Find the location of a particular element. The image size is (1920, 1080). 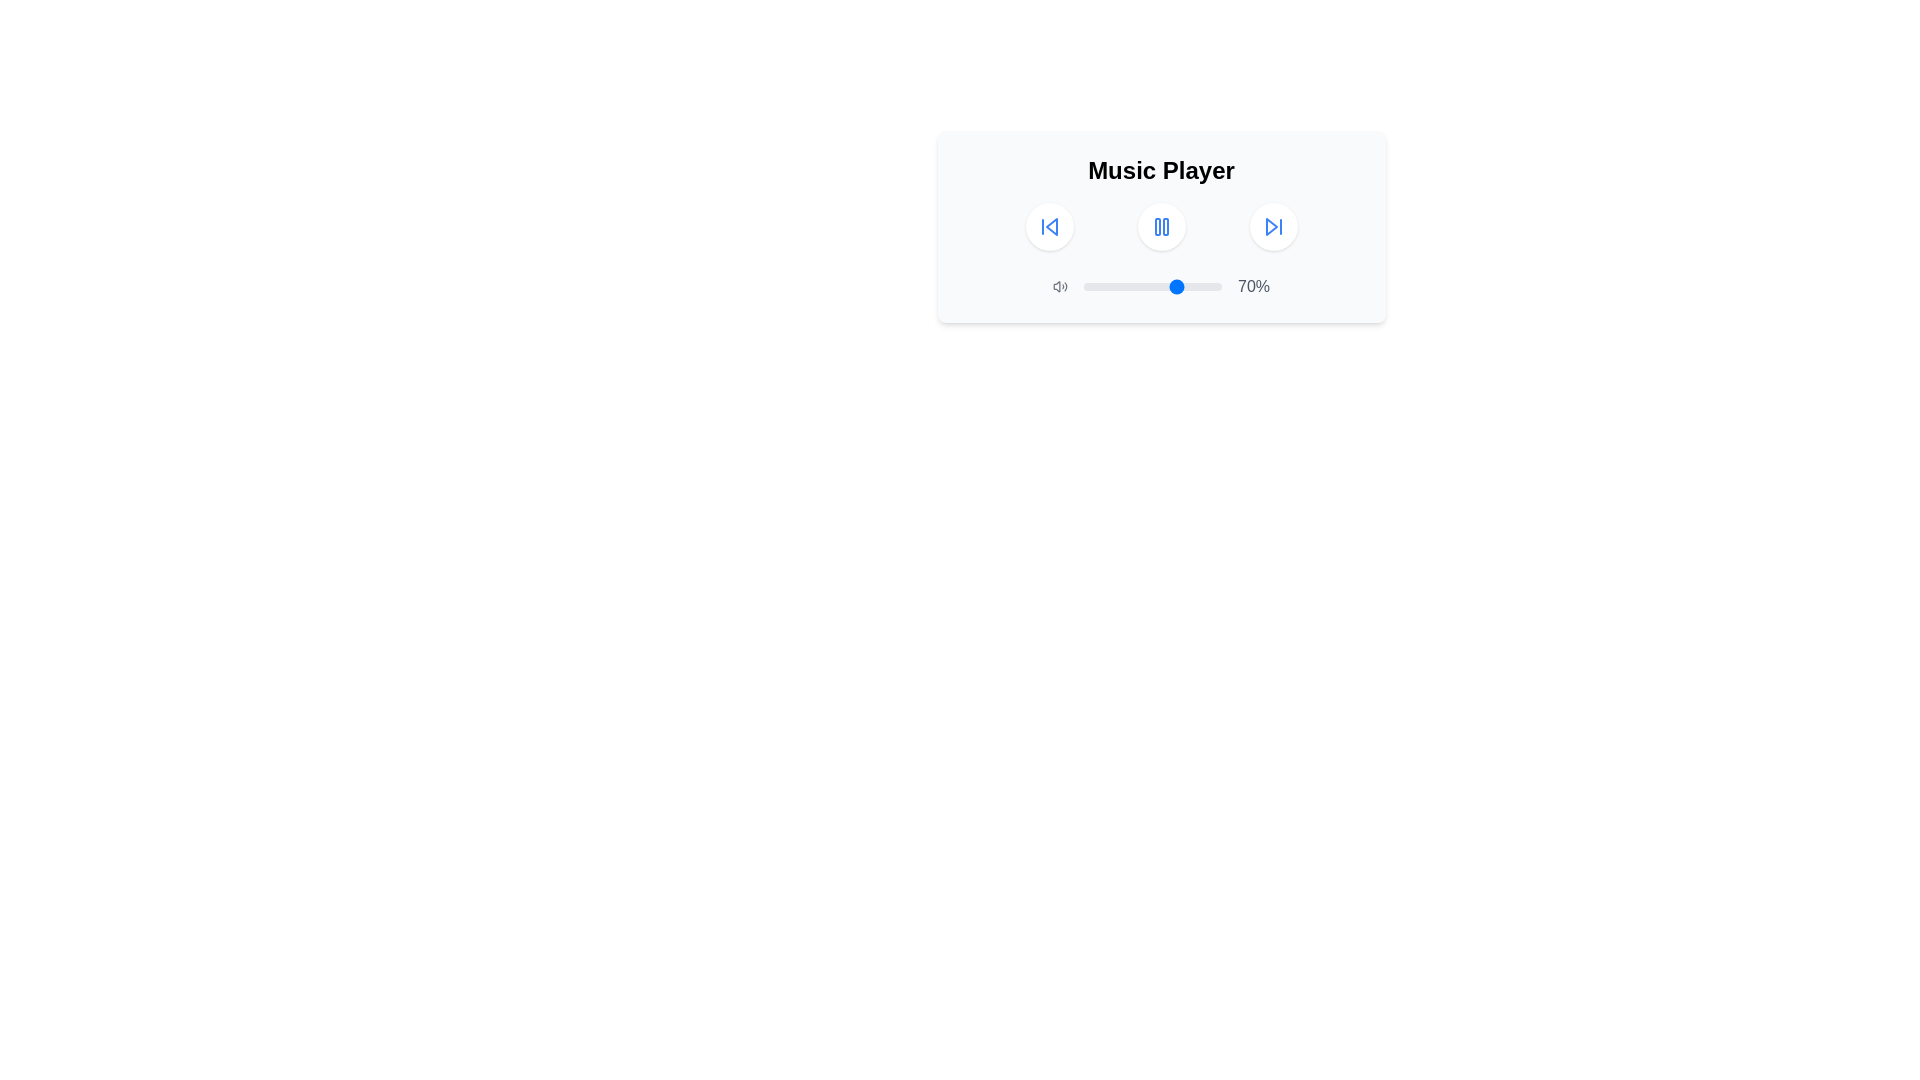

the circular button with a blue pause icon located in the music player interface is located at coordinates (1161, 226).